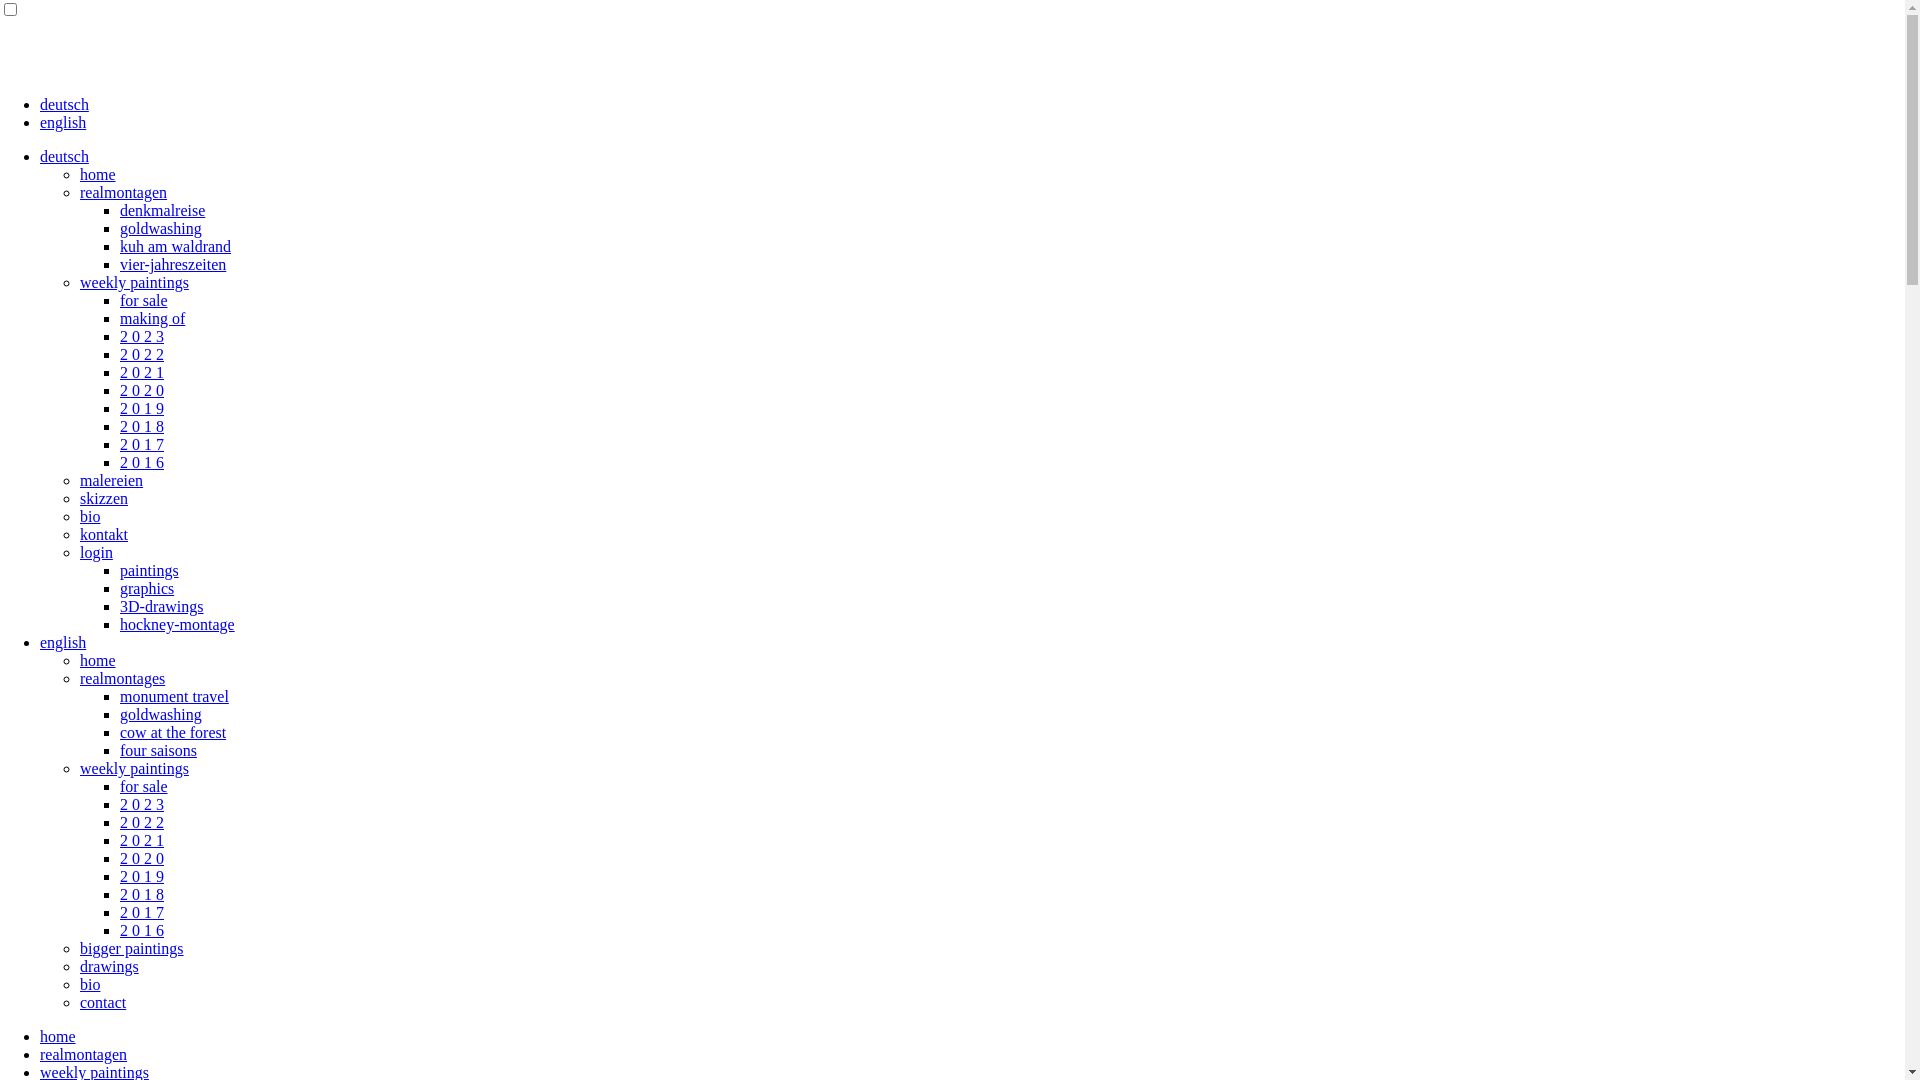  Describe the element at coordinates (141, 857) in the screenshot. I see `'2 0 2 0'` at that location.